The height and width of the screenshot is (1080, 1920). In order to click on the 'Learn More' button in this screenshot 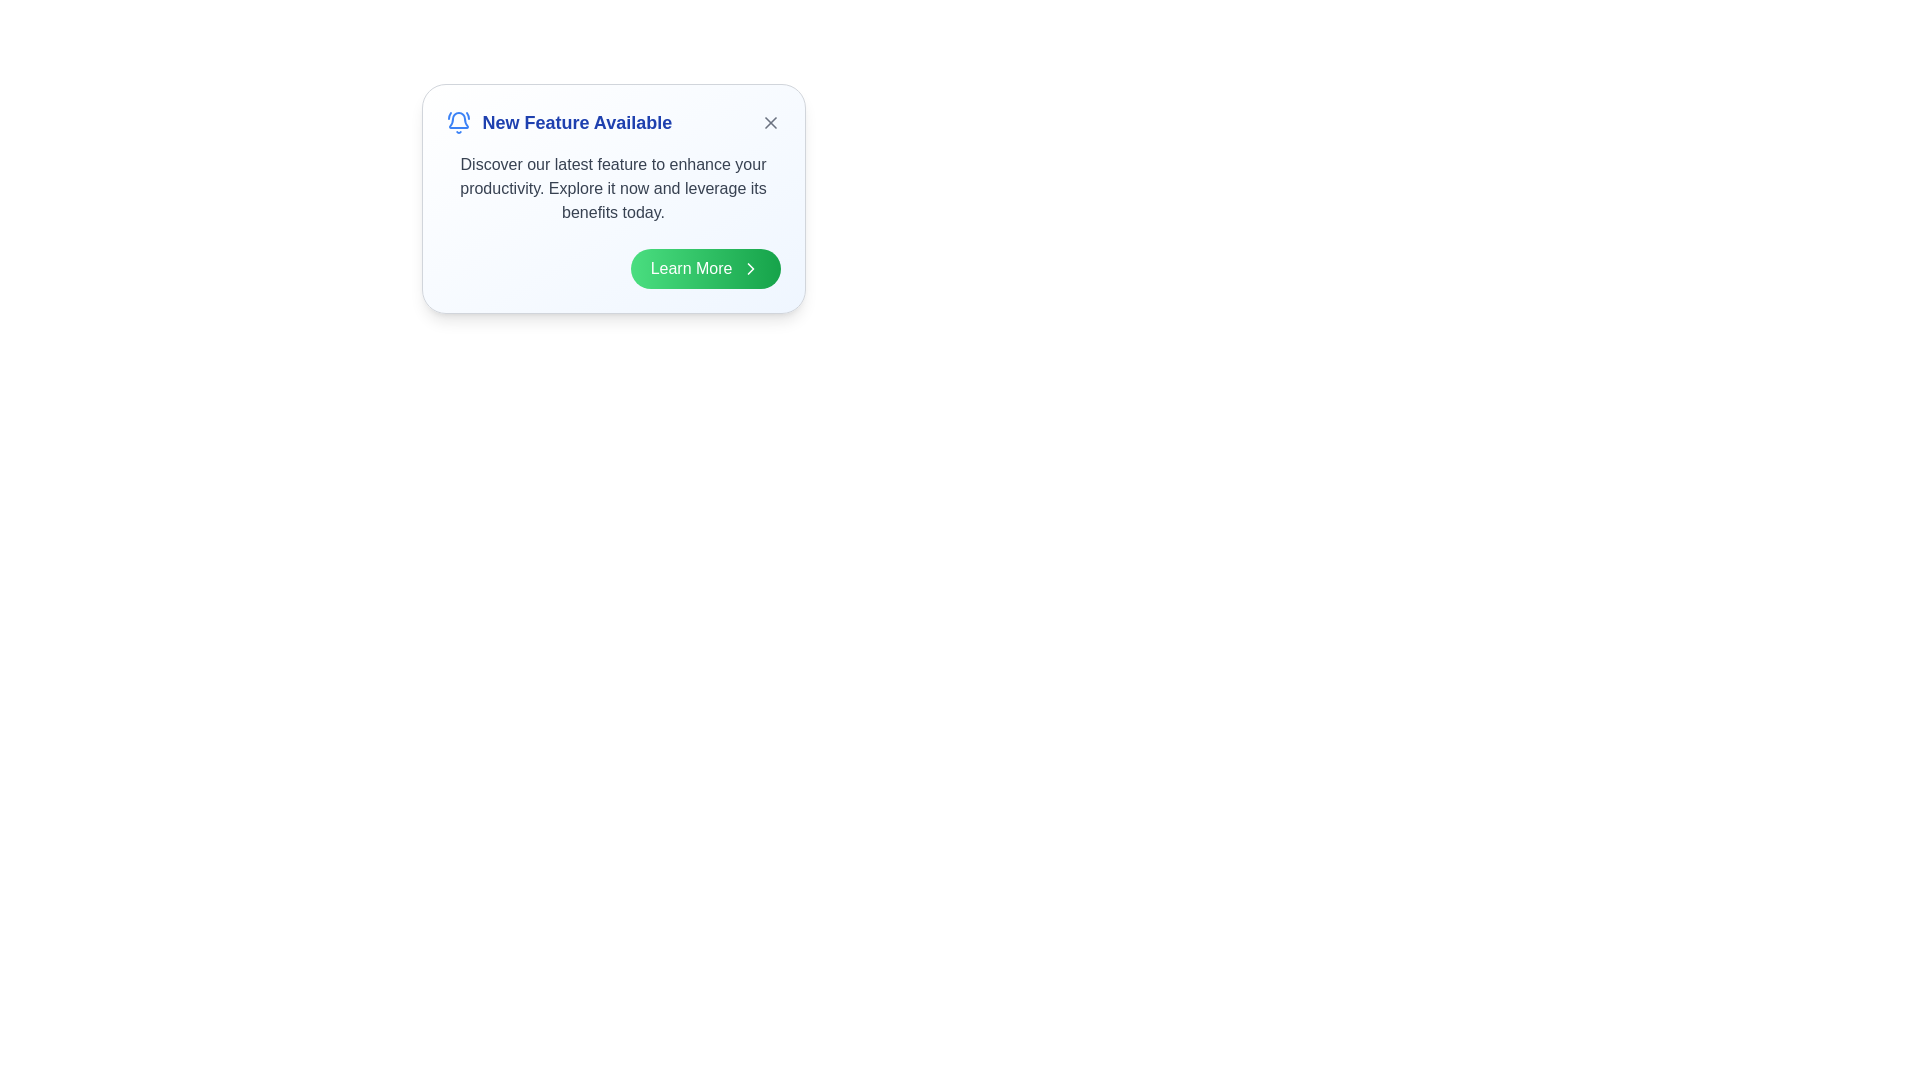, I will do `click(705, 268)`.